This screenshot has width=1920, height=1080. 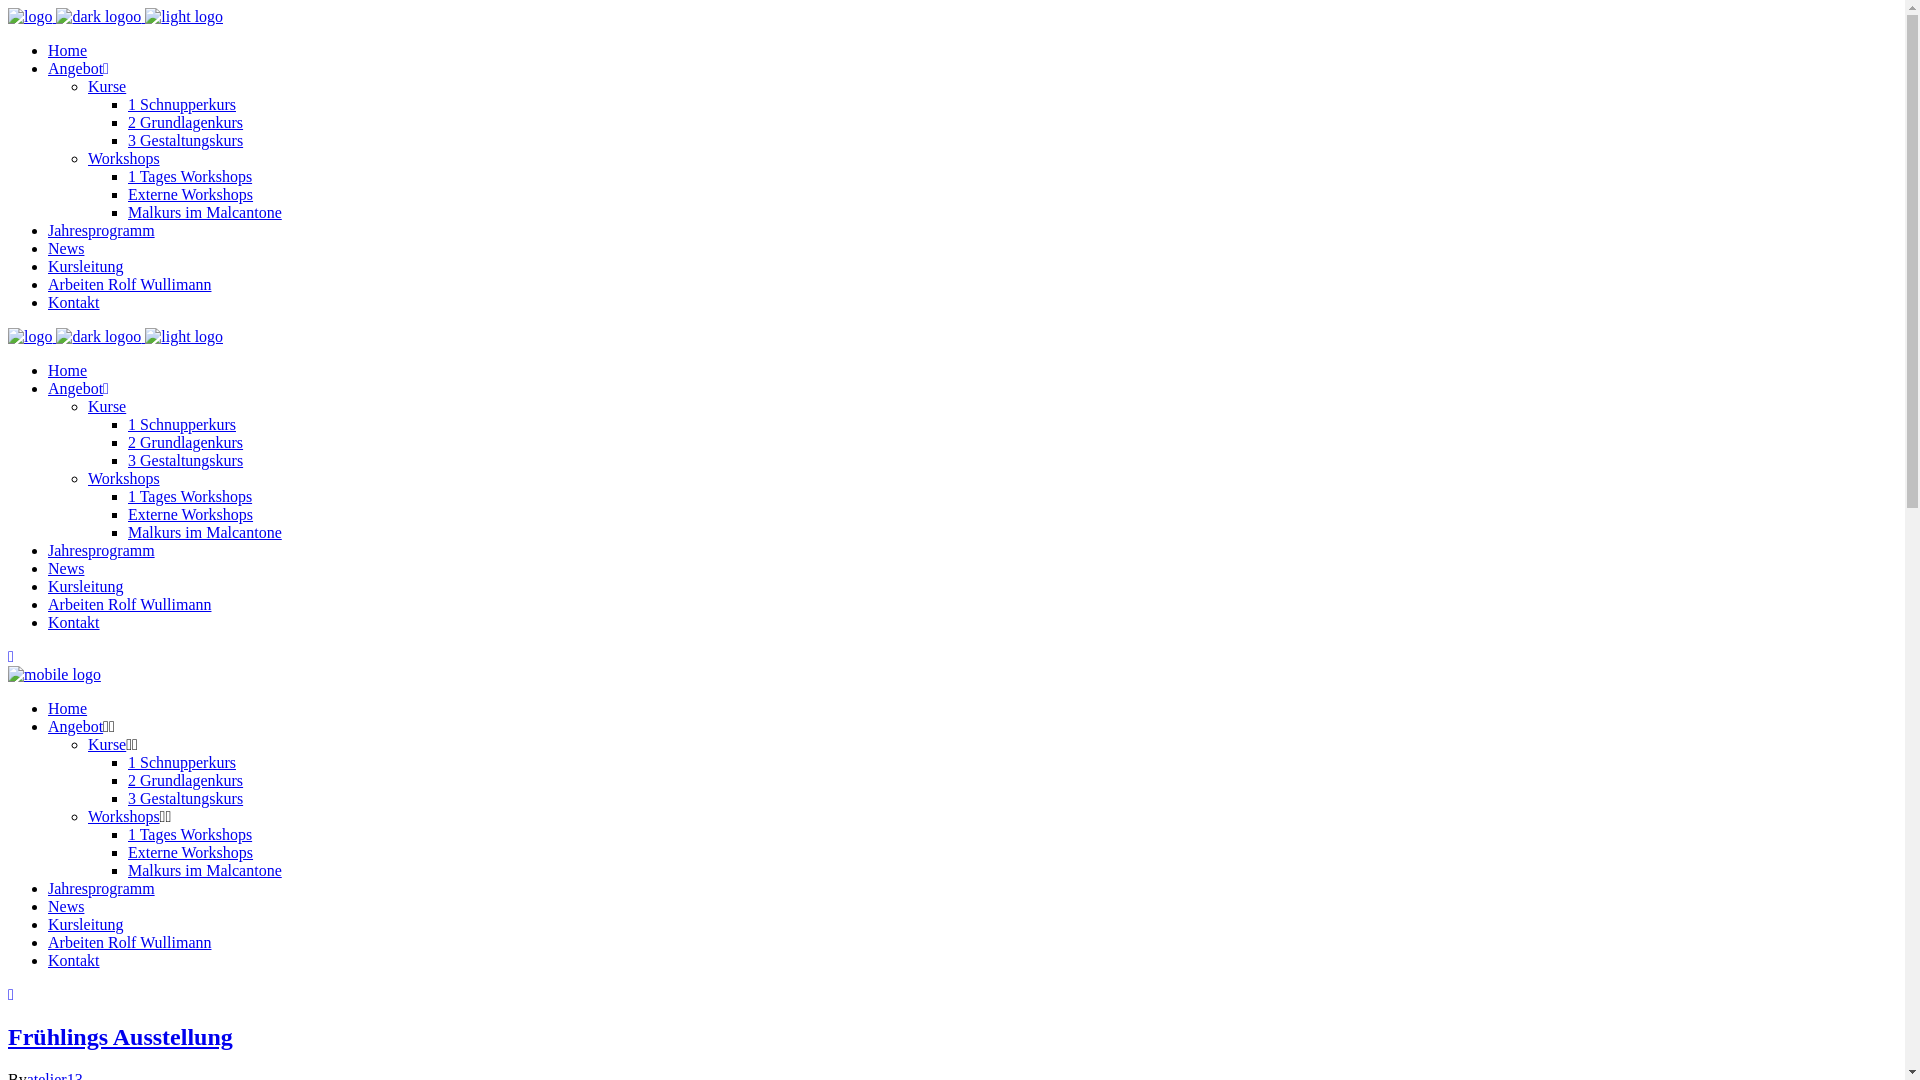 What do you see at coordinates (73, 959) in the screenshot?
I see `'Kontakt'` at bounding box center [73, 959].